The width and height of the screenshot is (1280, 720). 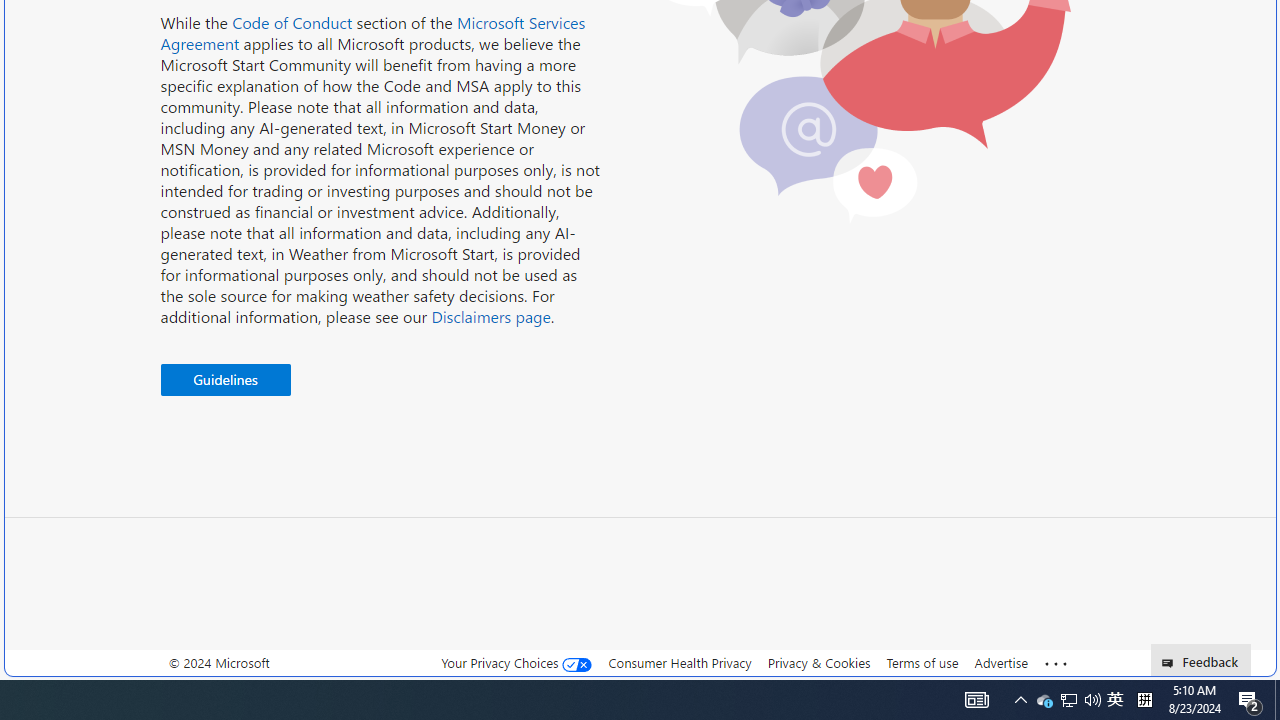 I want to click on 'Microsoft Services Agreement', so click(x=373, y=33).